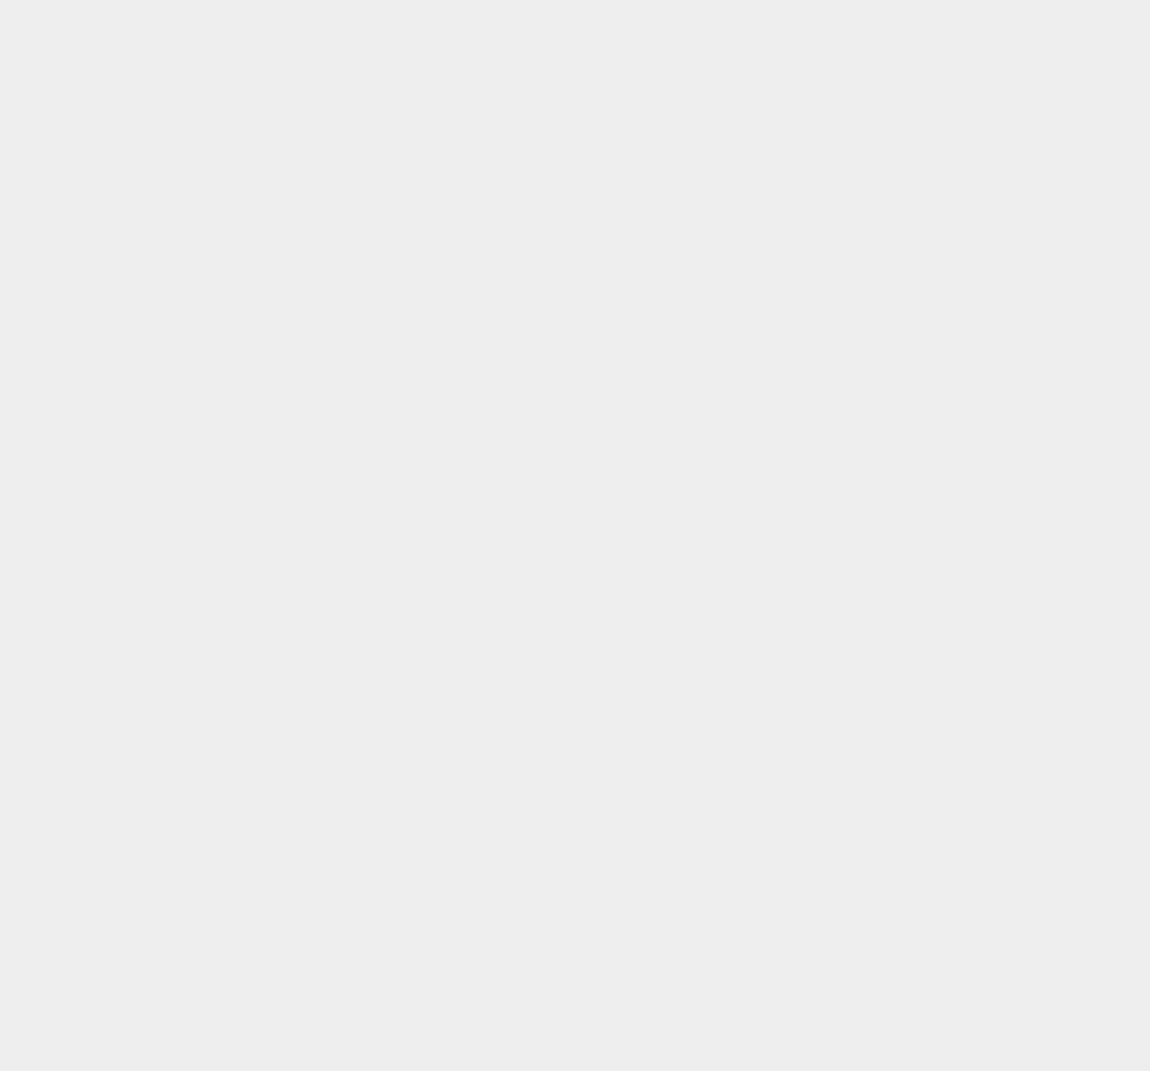  What do you see at coordinates (839, 948) in the screenshot?
I see `'iOS 7.0.1'` at bounding box center [839, 948].